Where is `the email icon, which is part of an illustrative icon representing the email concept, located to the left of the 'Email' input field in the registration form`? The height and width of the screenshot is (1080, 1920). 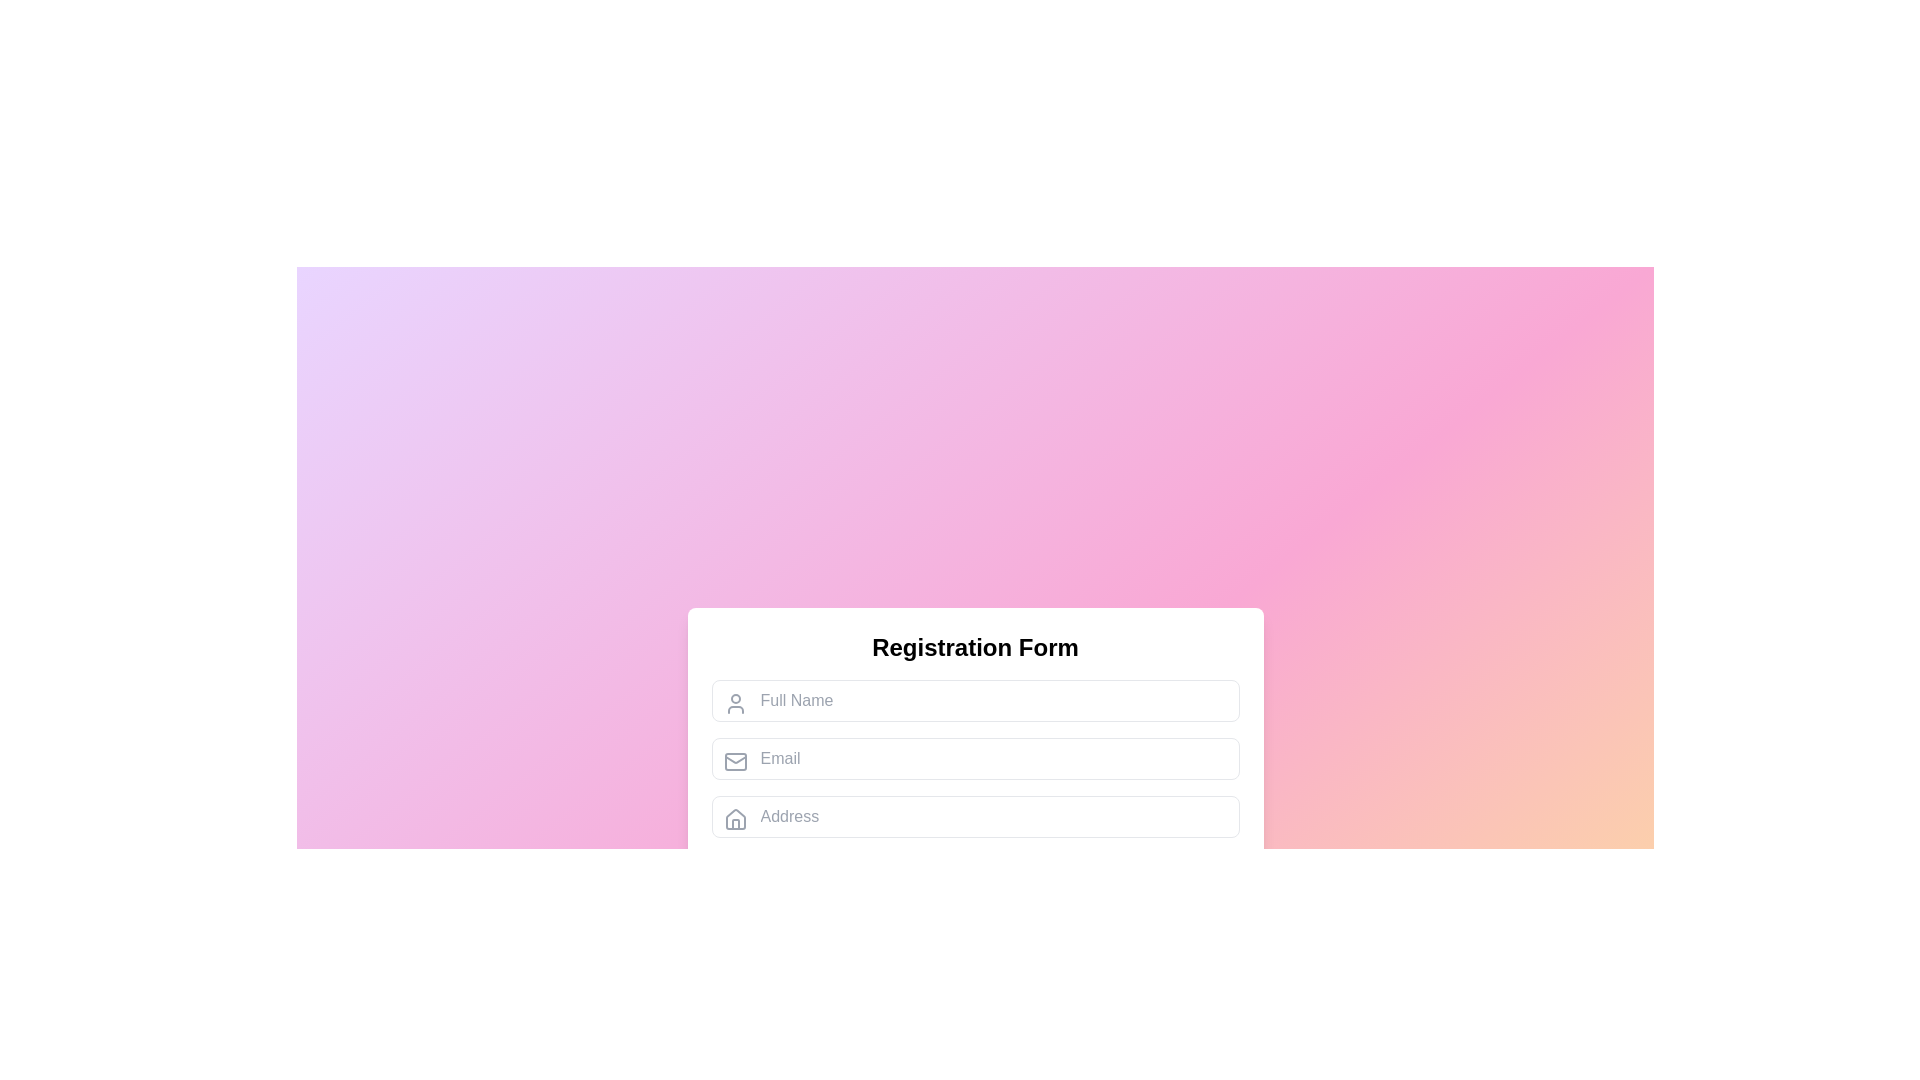
the email icon, which is part of an illustrative icon representing the email concept, located to the left of the 'Email' input field in the registration form is located at coordinates (734, 761).